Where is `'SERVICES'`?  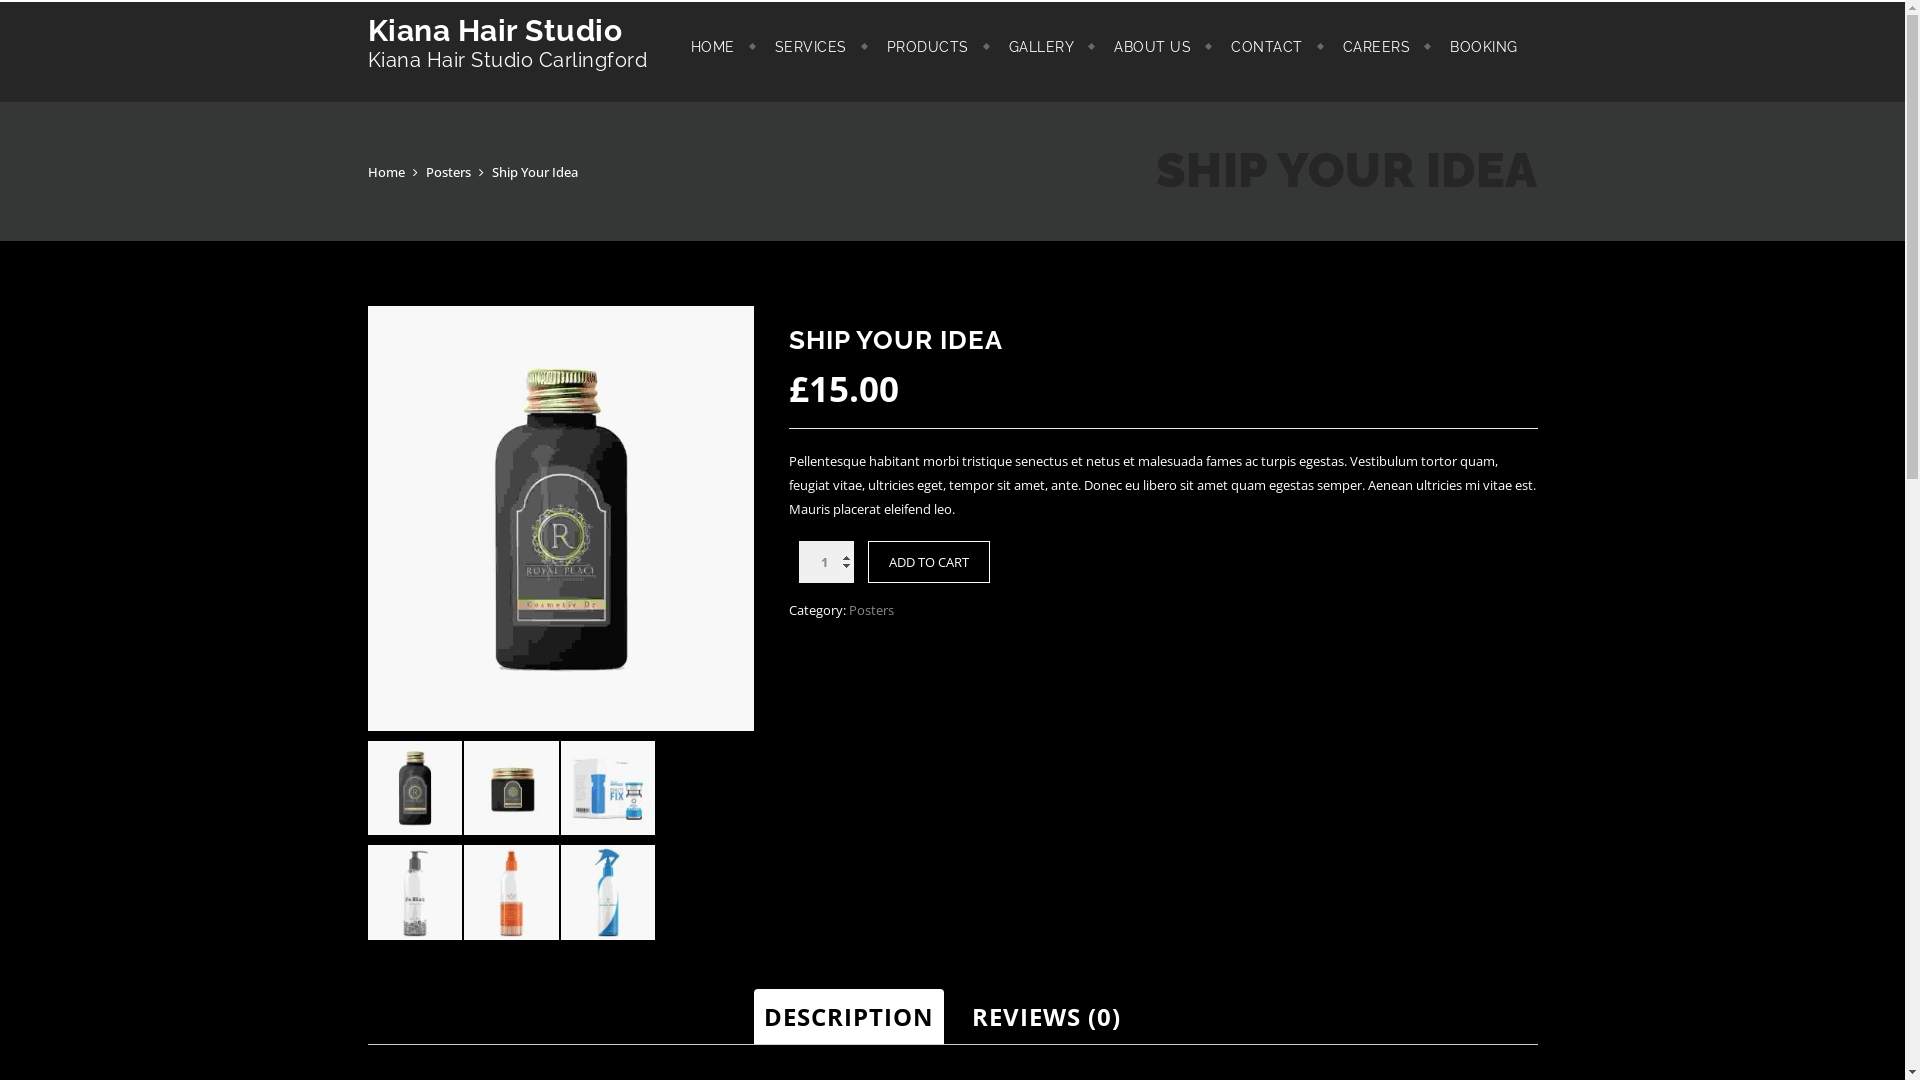
'SERVICES' is located at coordinates (772, 45).